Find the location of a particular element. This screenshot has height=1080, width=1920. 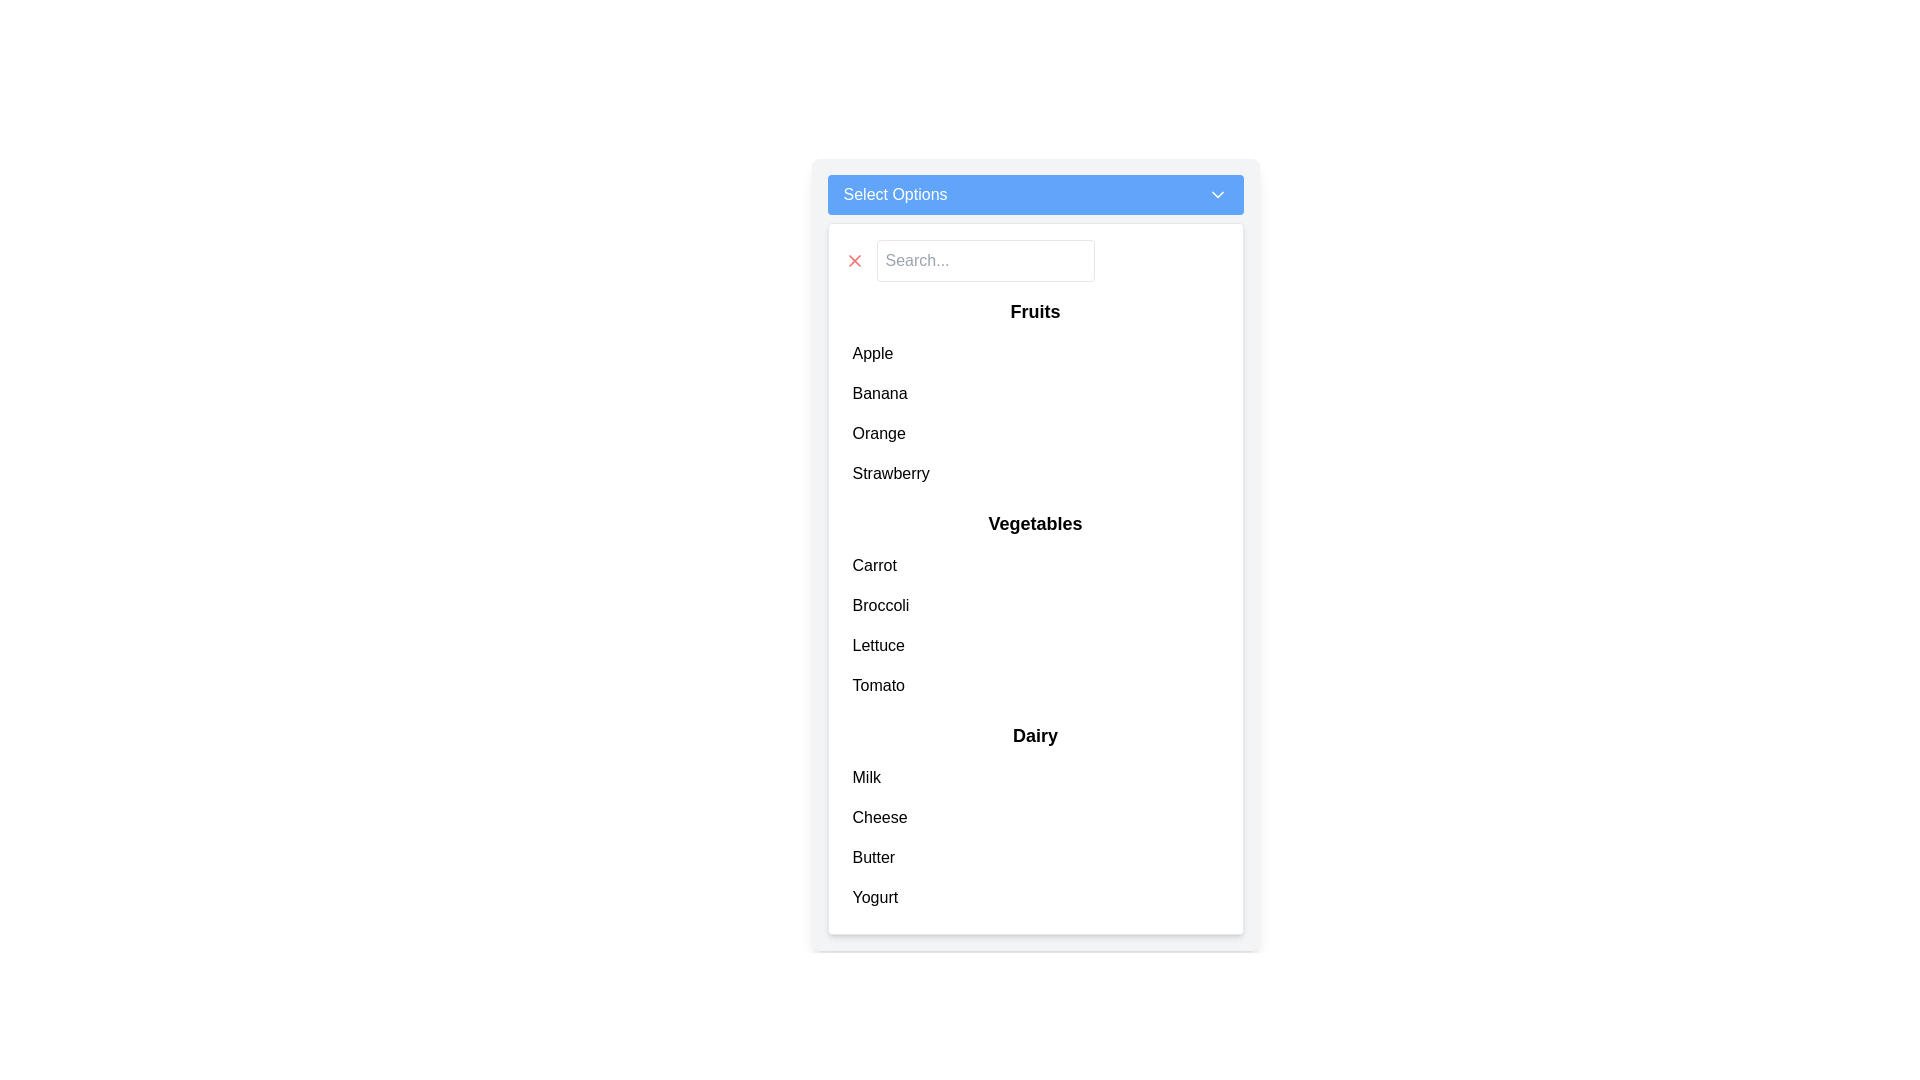

the label representing 'Tomato', which is the fourth item in the 'Vegetables' dropdown menu is located at coordinates (878, 685).